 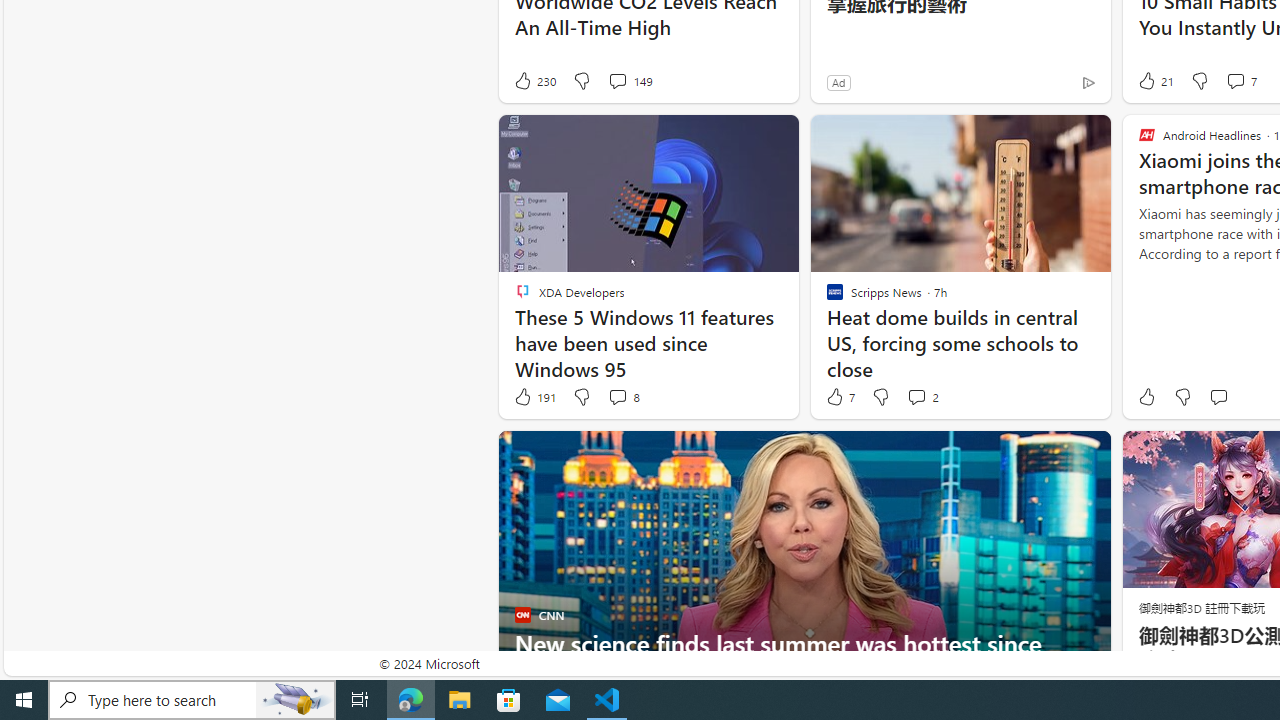 I want to click on 'View comments 2 Comment', so click(x=915, y=397).